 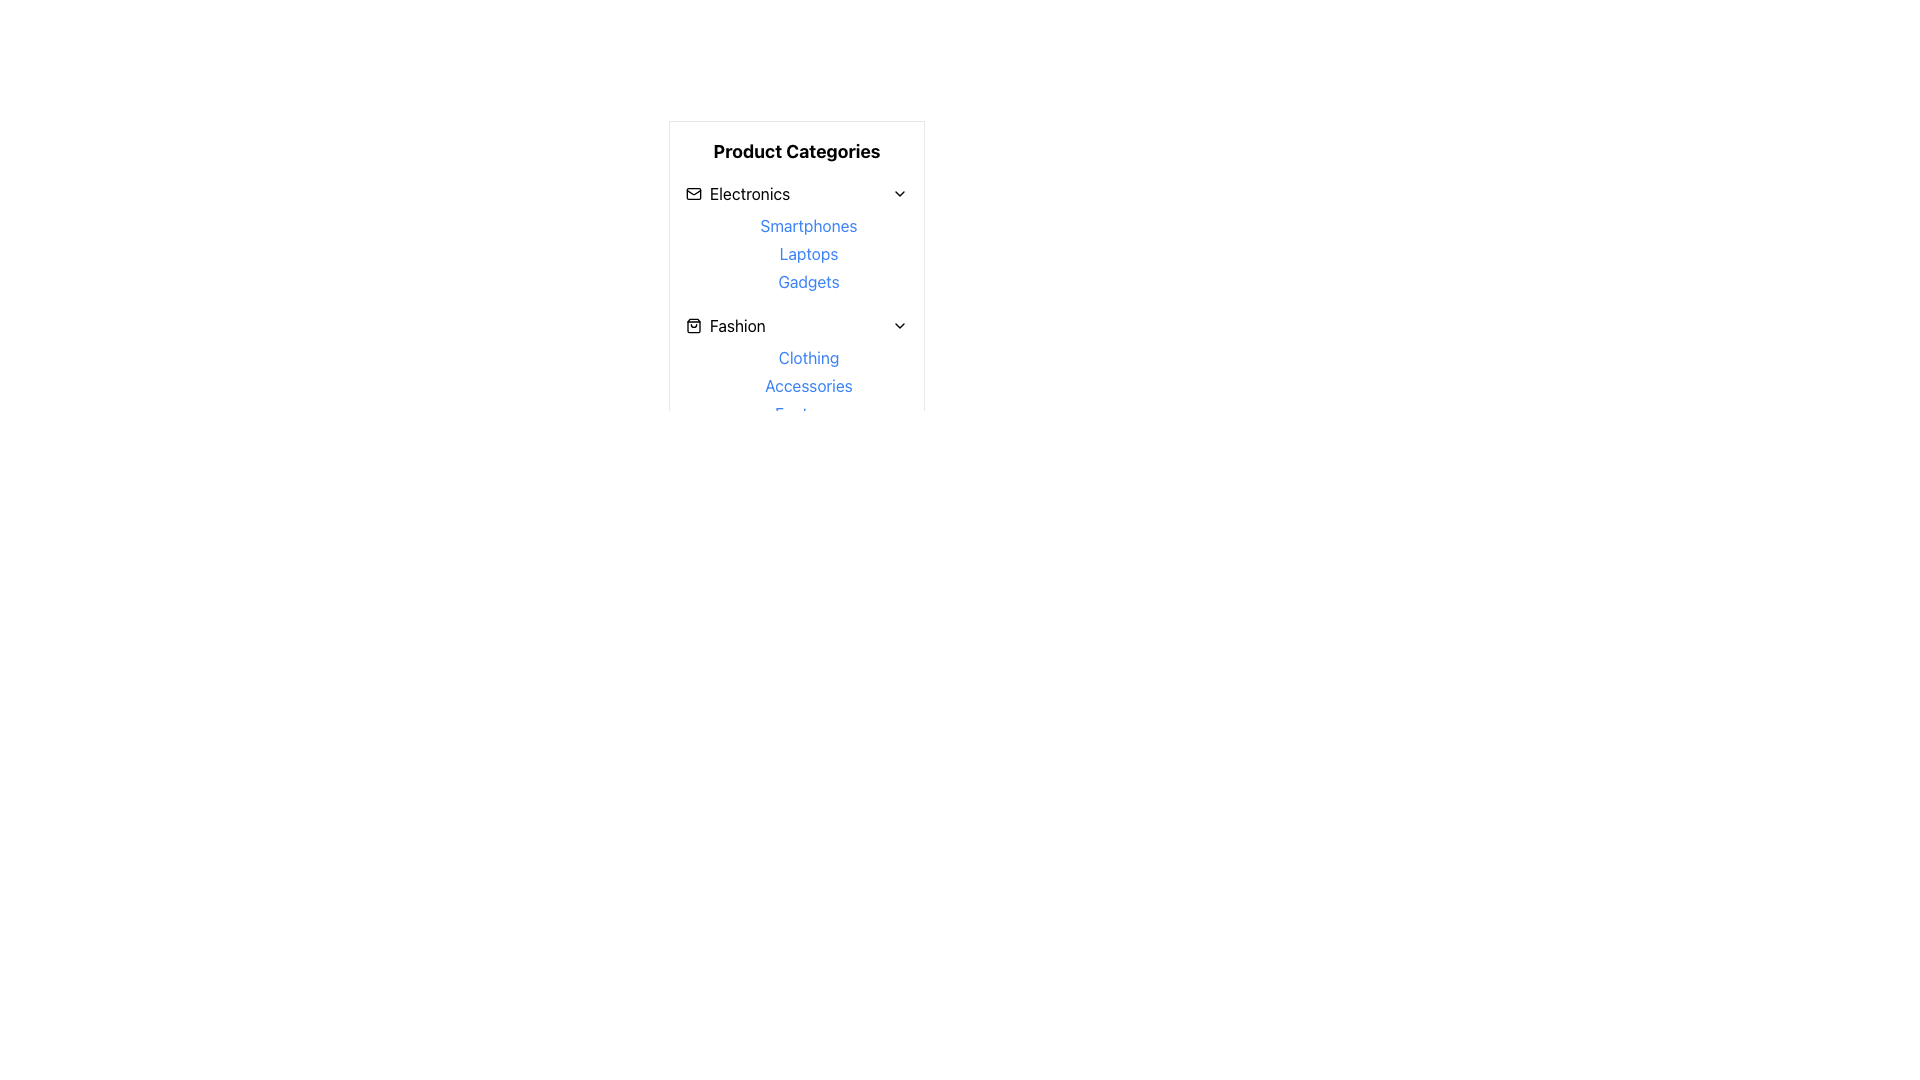 I want to click on the 'Gadgets' text link, which is styled with a serif font, bold, and blue in color, located under the 'Electronics' category in the 'Product Categories' section, so click(x=809, y=281).